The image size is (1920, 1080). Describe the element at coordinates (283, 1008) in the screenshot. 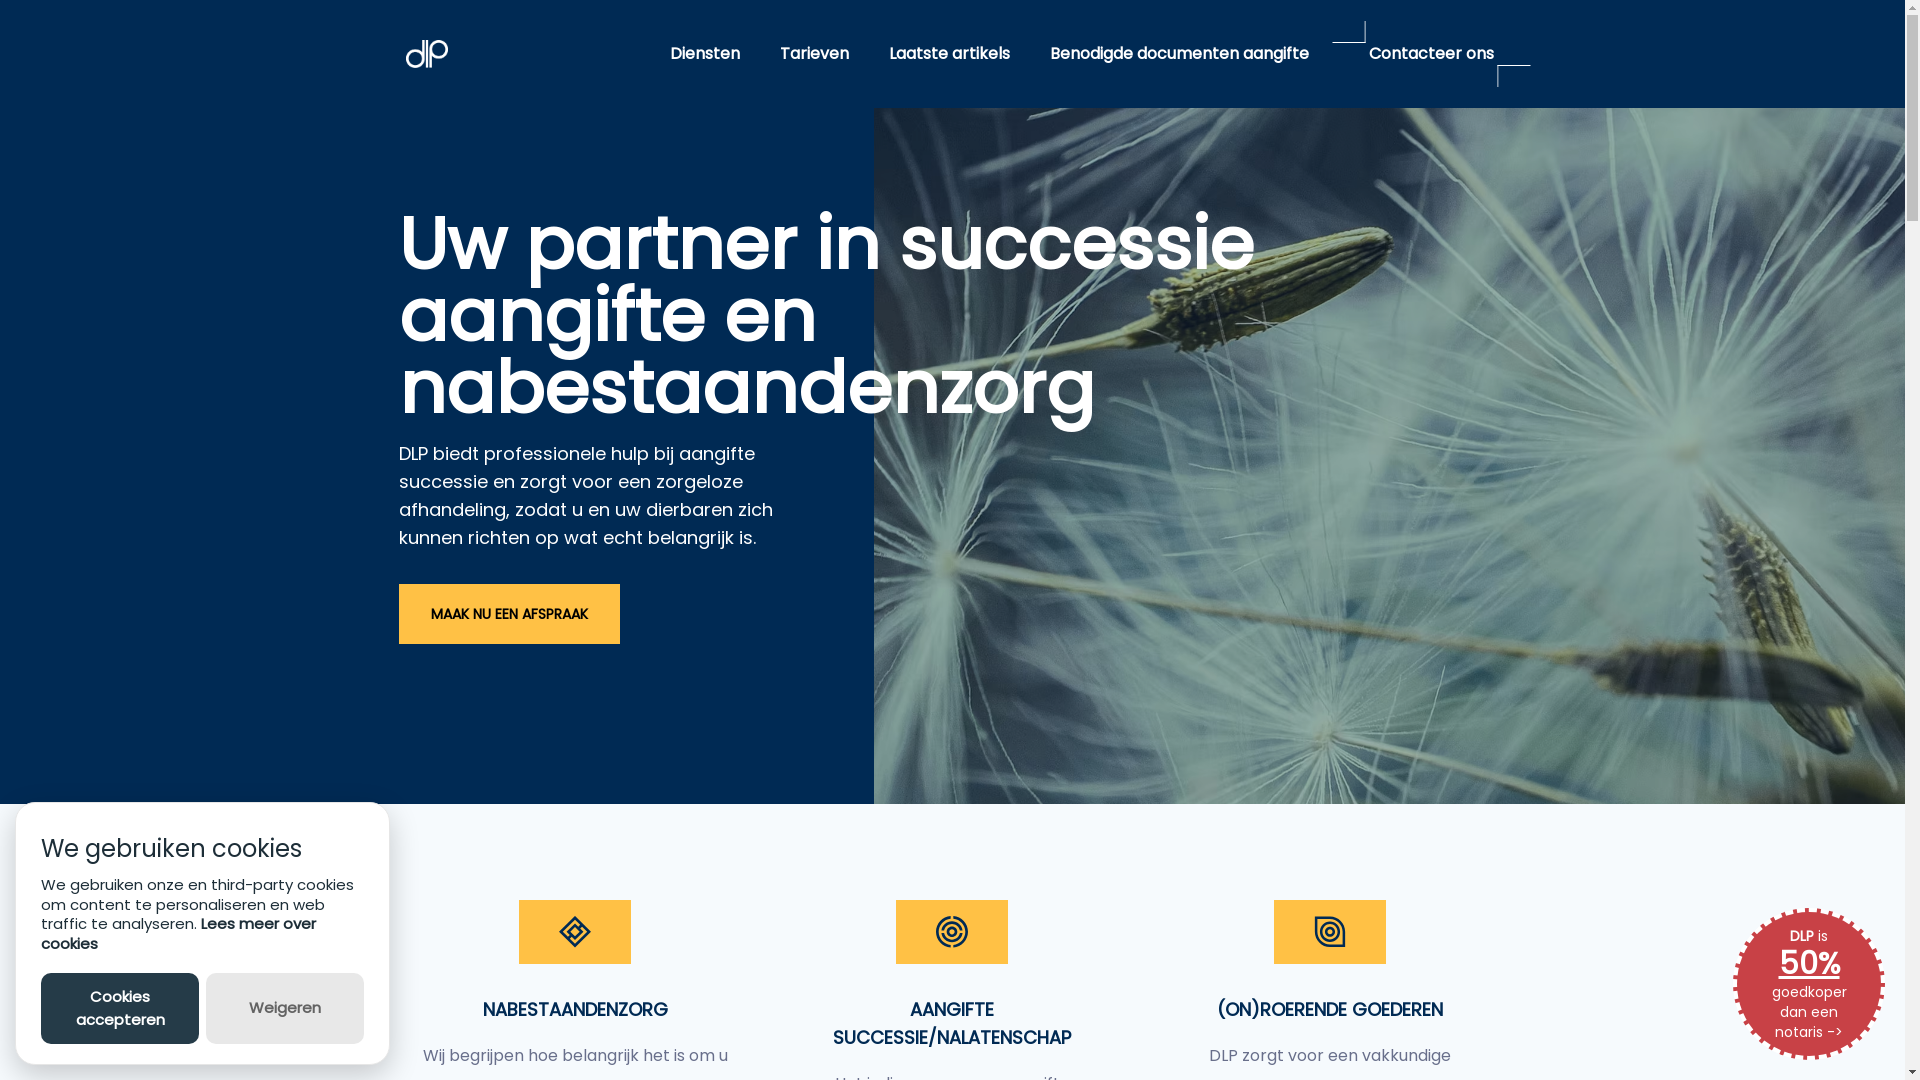

I see `'Weigeren'` at that location.